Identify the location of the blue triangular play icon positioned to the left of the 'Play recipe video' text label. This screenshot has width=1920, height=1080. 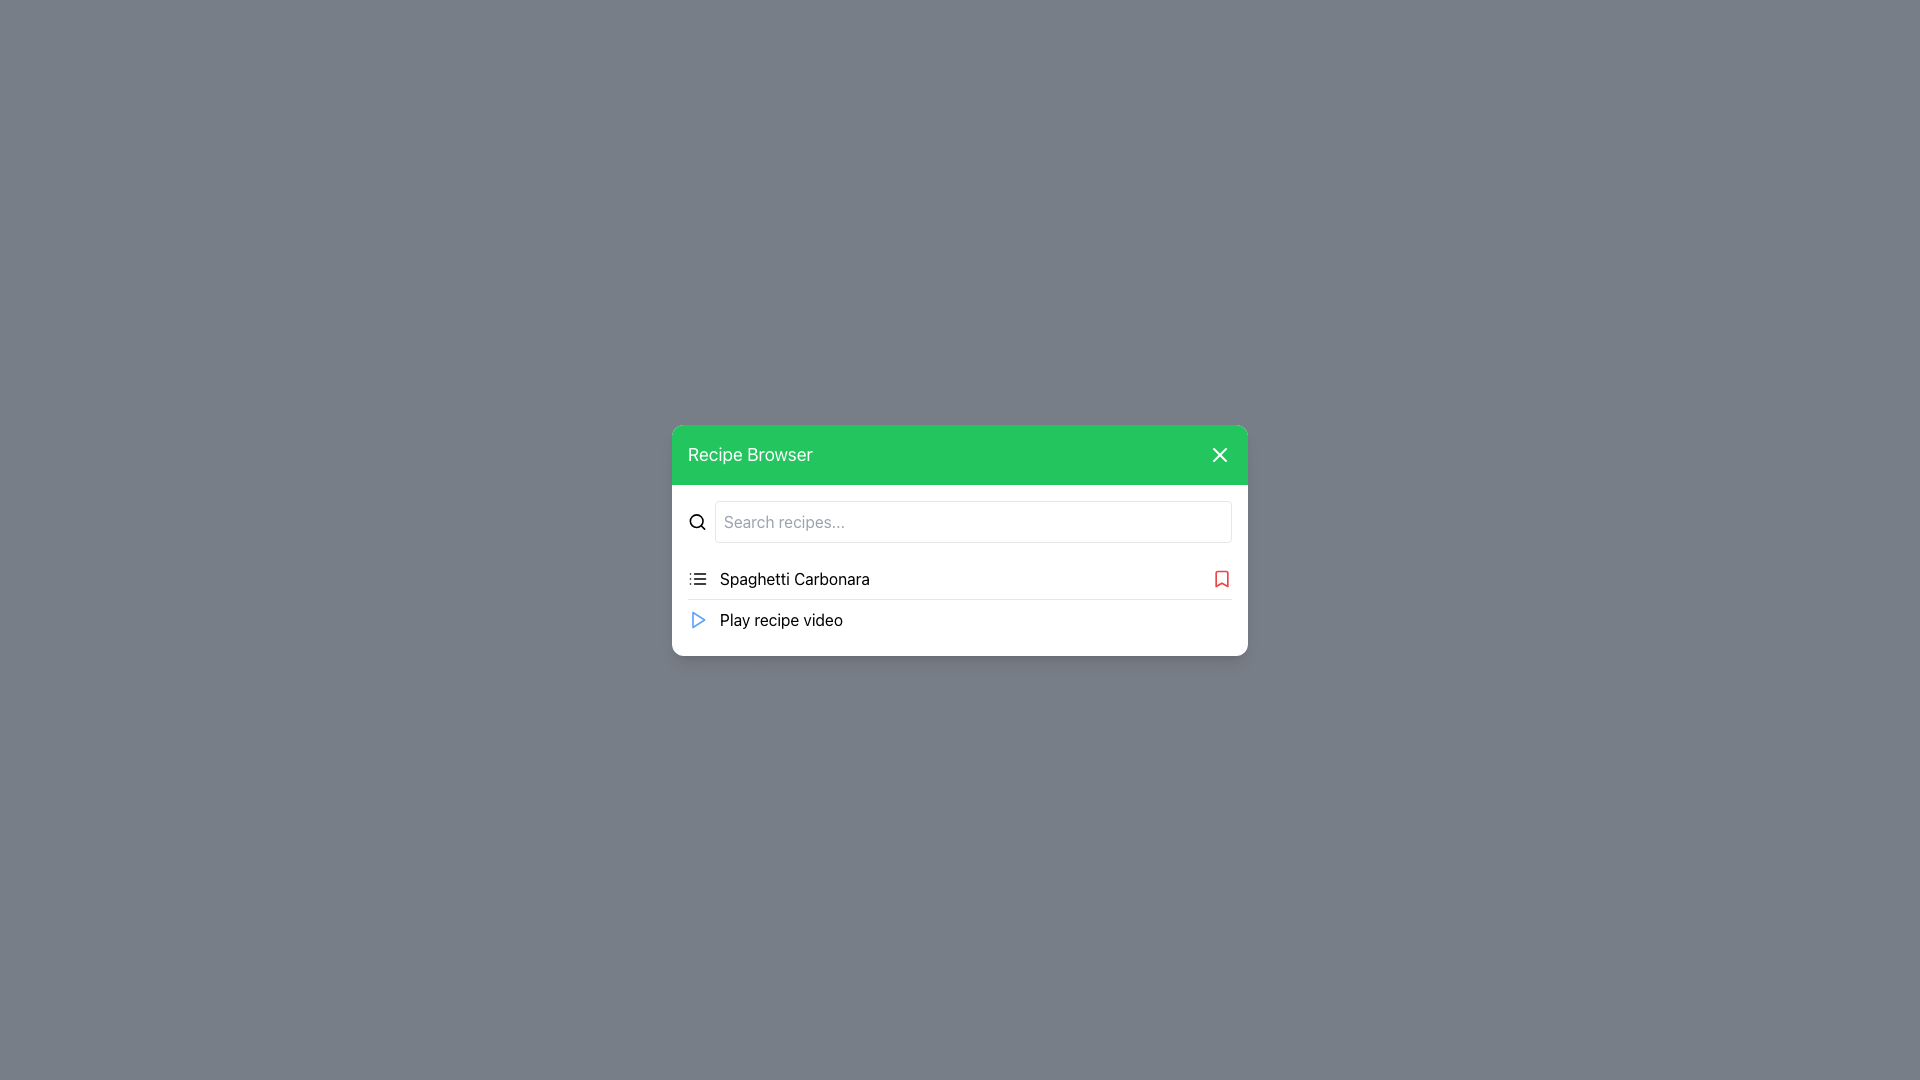
(697, 618).